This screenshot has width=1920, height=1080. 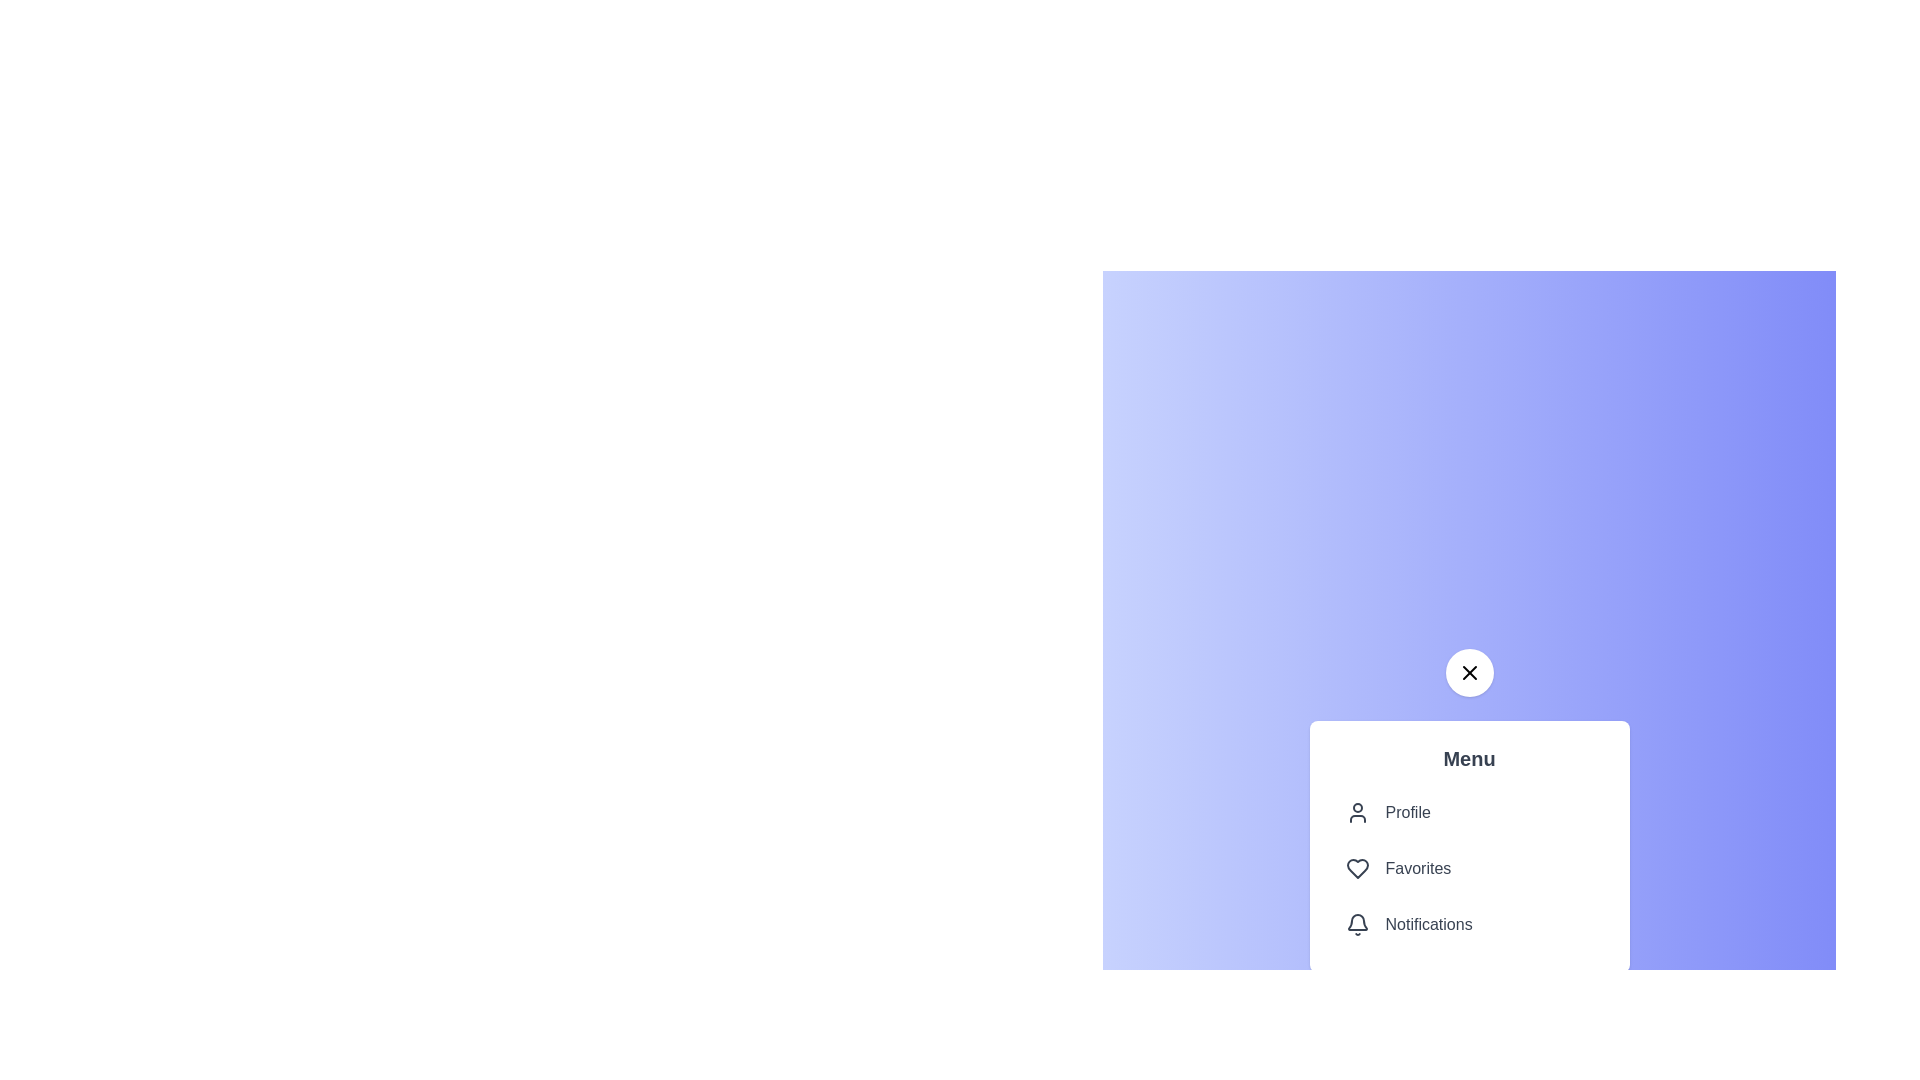 I want to click on the menu option Profile by clicking on it, so click(x=1469, y=813).